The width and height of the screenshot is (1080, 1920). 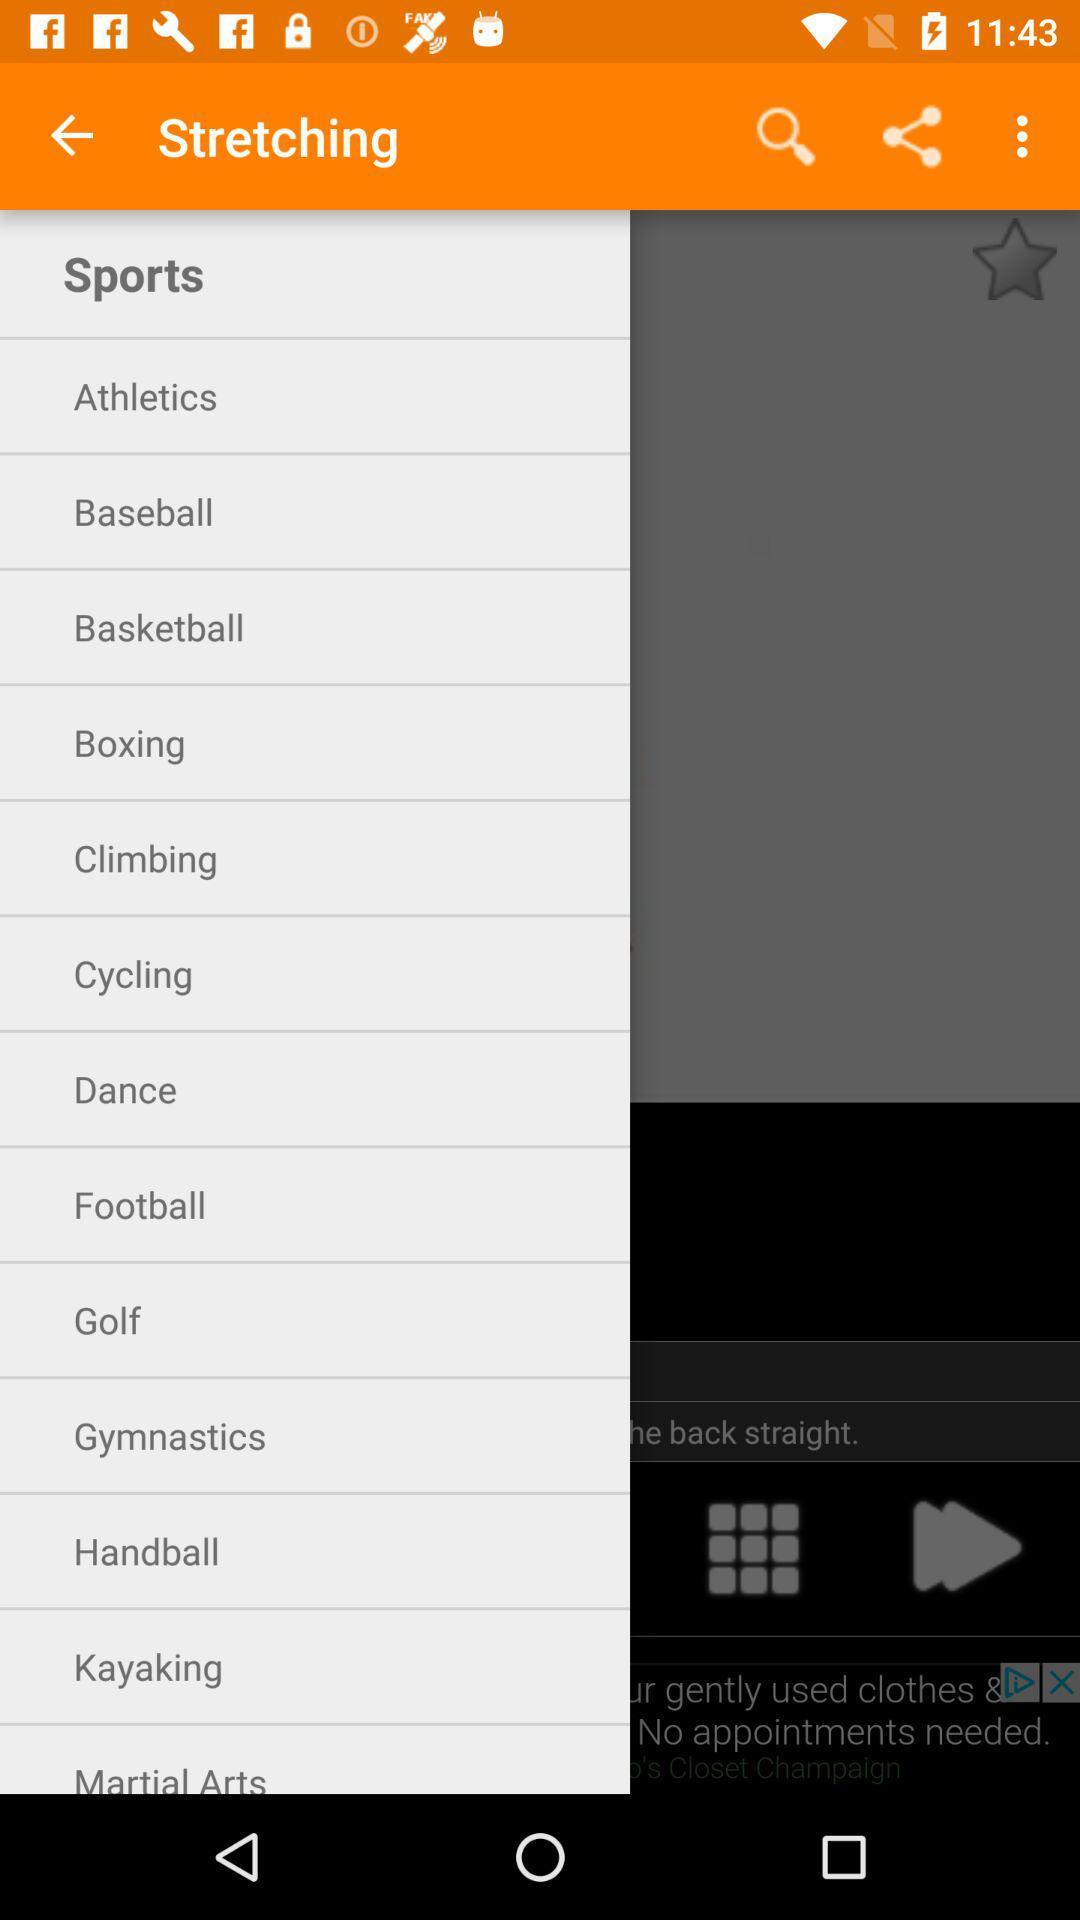 What do you see at coordinates (540, 1547) in the screenshot?
I see `choose the handball` at bounding box center [540, 1547].